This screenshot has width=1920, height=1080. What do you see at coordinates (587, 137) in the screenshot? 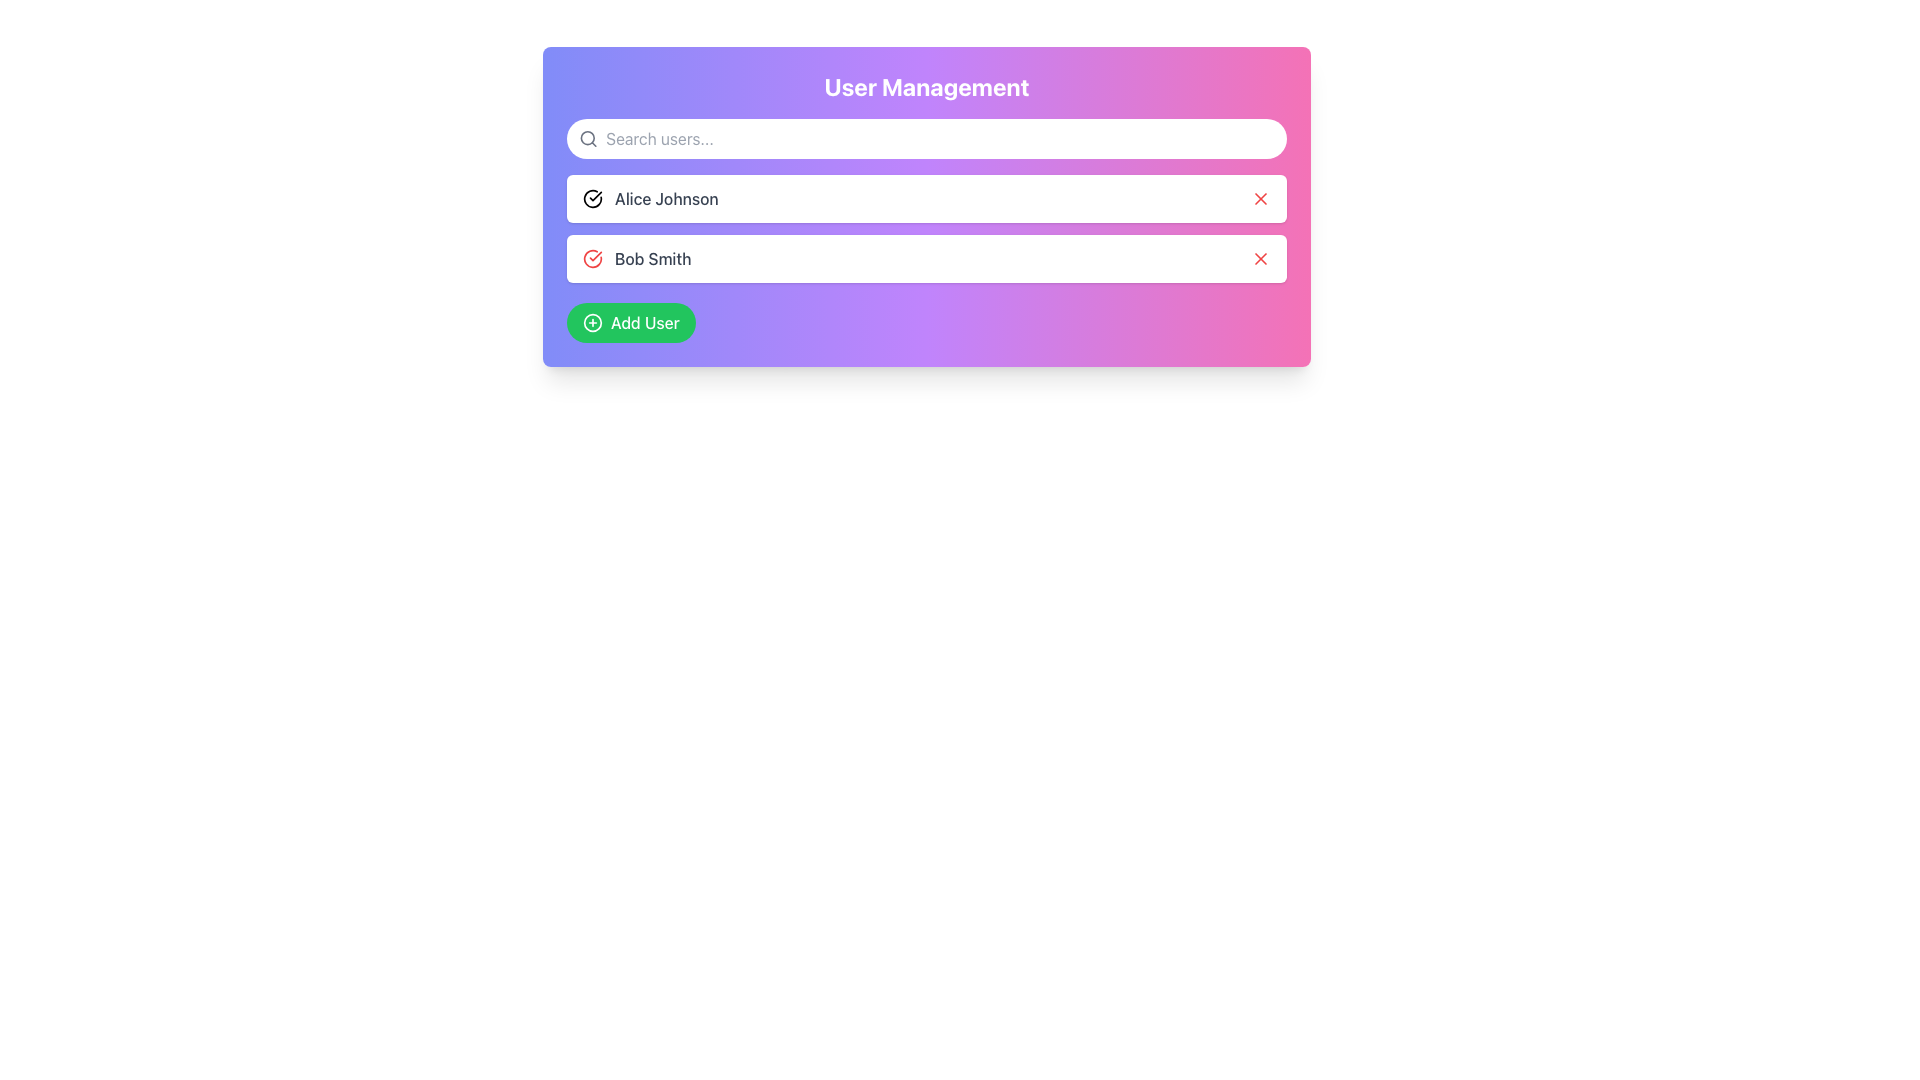
I see `the search icon located at the far left of the search input field` at bounding box center [587, 137].